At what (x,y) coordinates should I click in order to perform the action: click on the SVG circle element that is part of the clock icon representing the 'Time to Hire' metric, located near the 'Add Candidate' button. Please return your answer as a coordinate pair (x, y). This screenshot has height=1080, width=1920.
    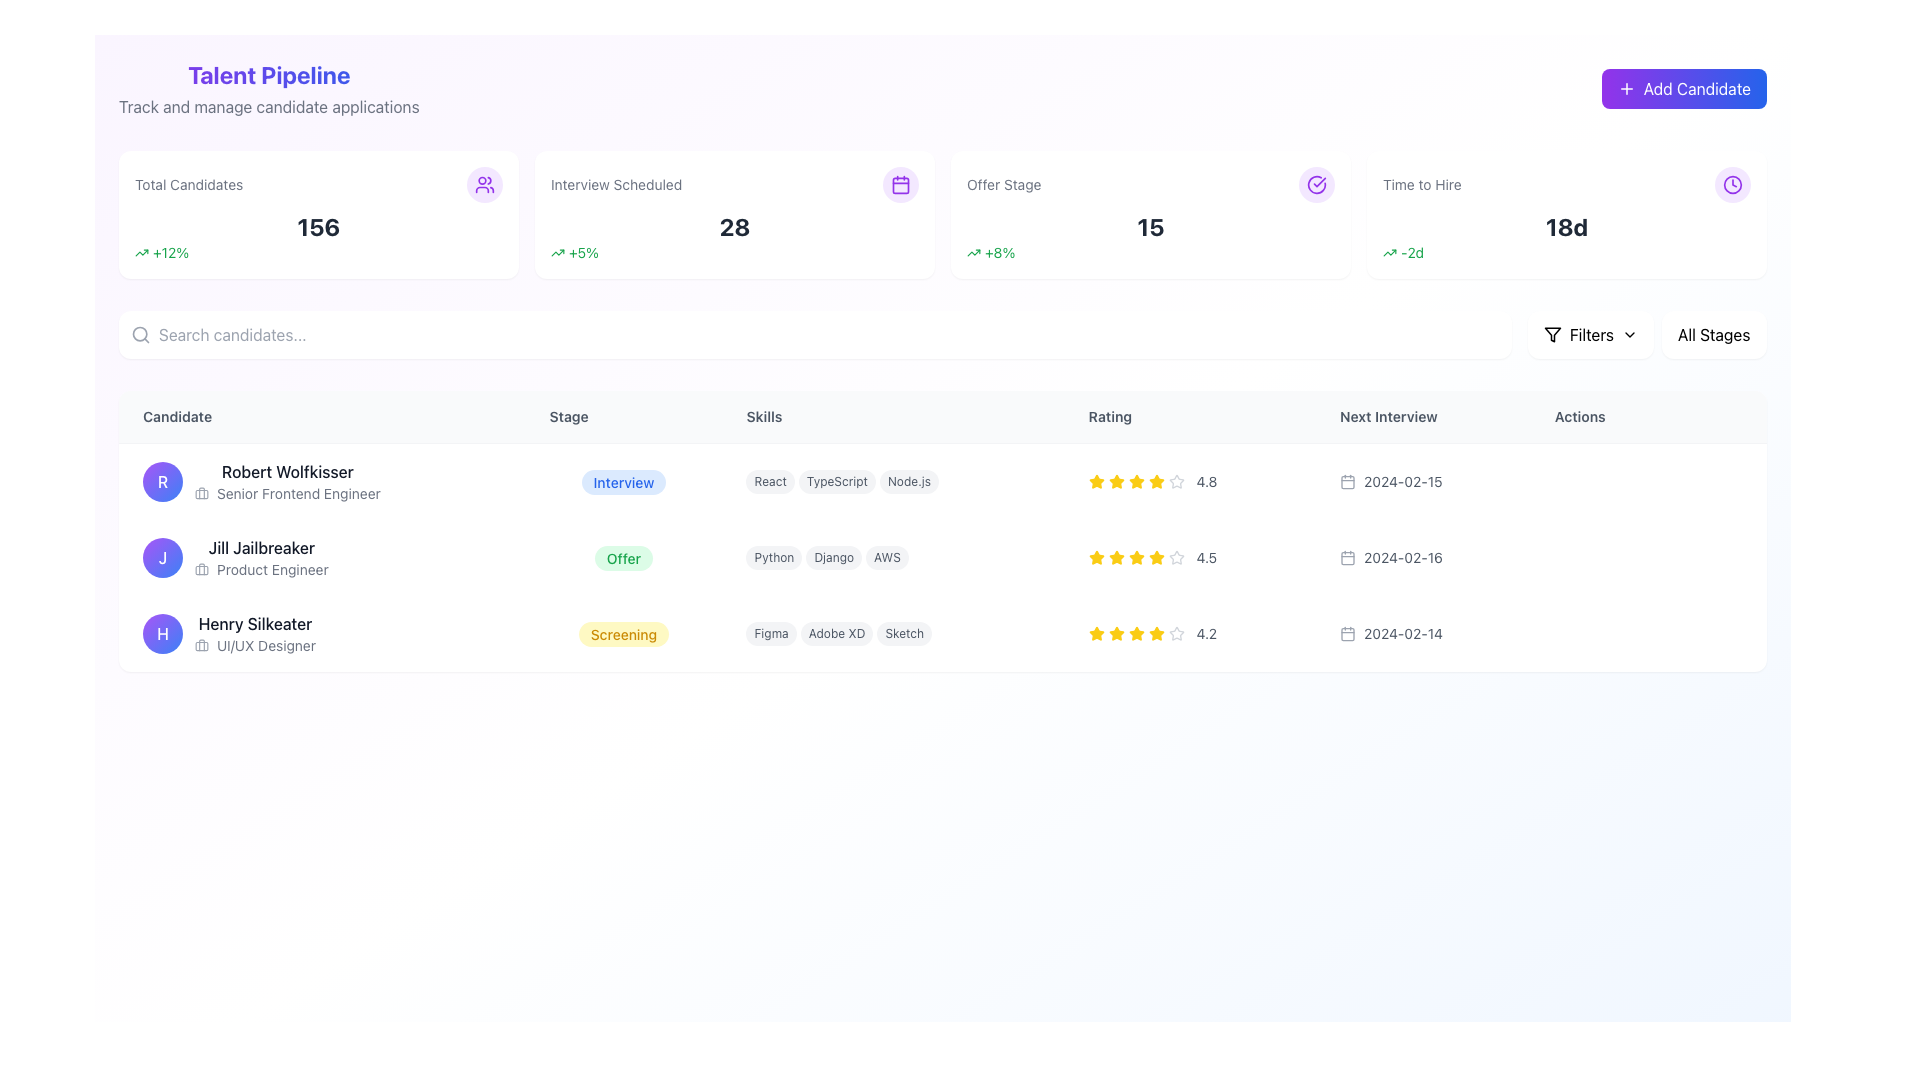
    Looking at the image, I should click on (1731, 185).